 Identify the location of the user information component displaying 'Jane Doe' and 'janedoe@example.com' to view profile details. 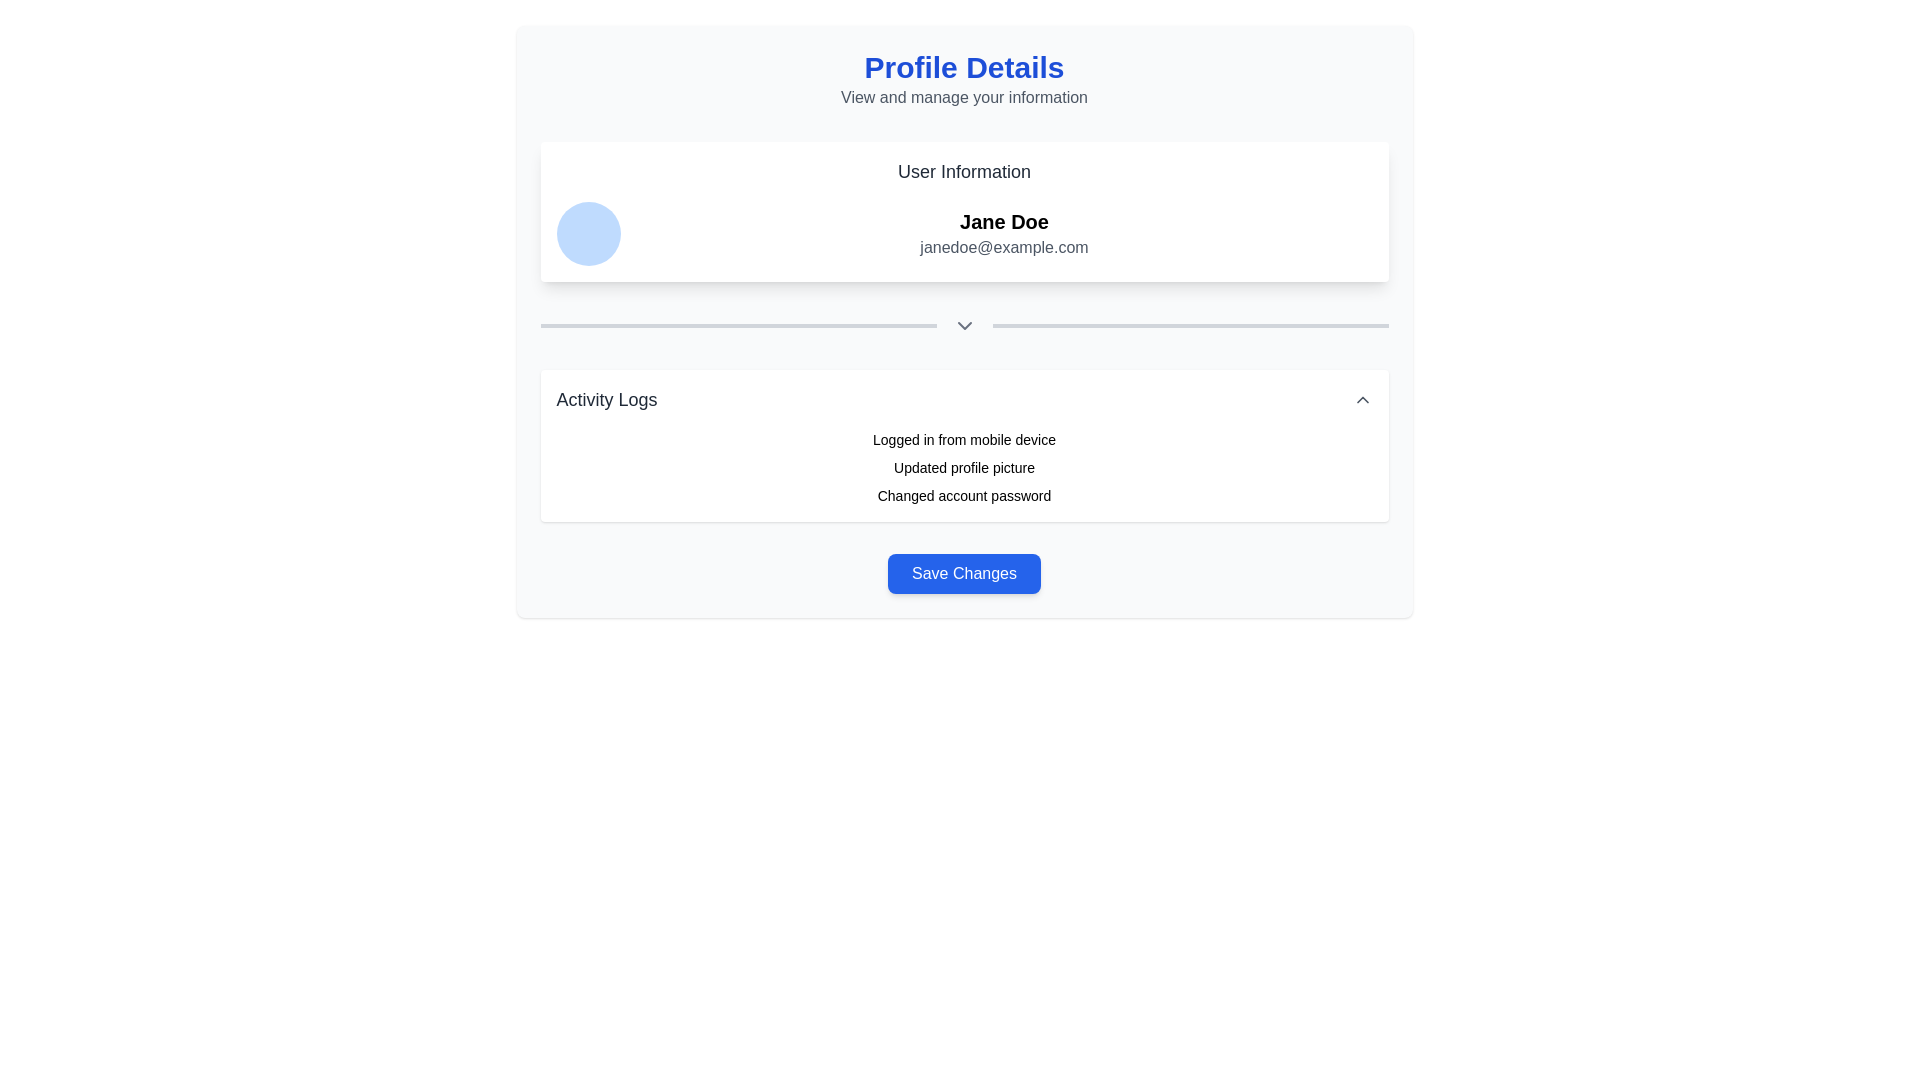
(964, 233).